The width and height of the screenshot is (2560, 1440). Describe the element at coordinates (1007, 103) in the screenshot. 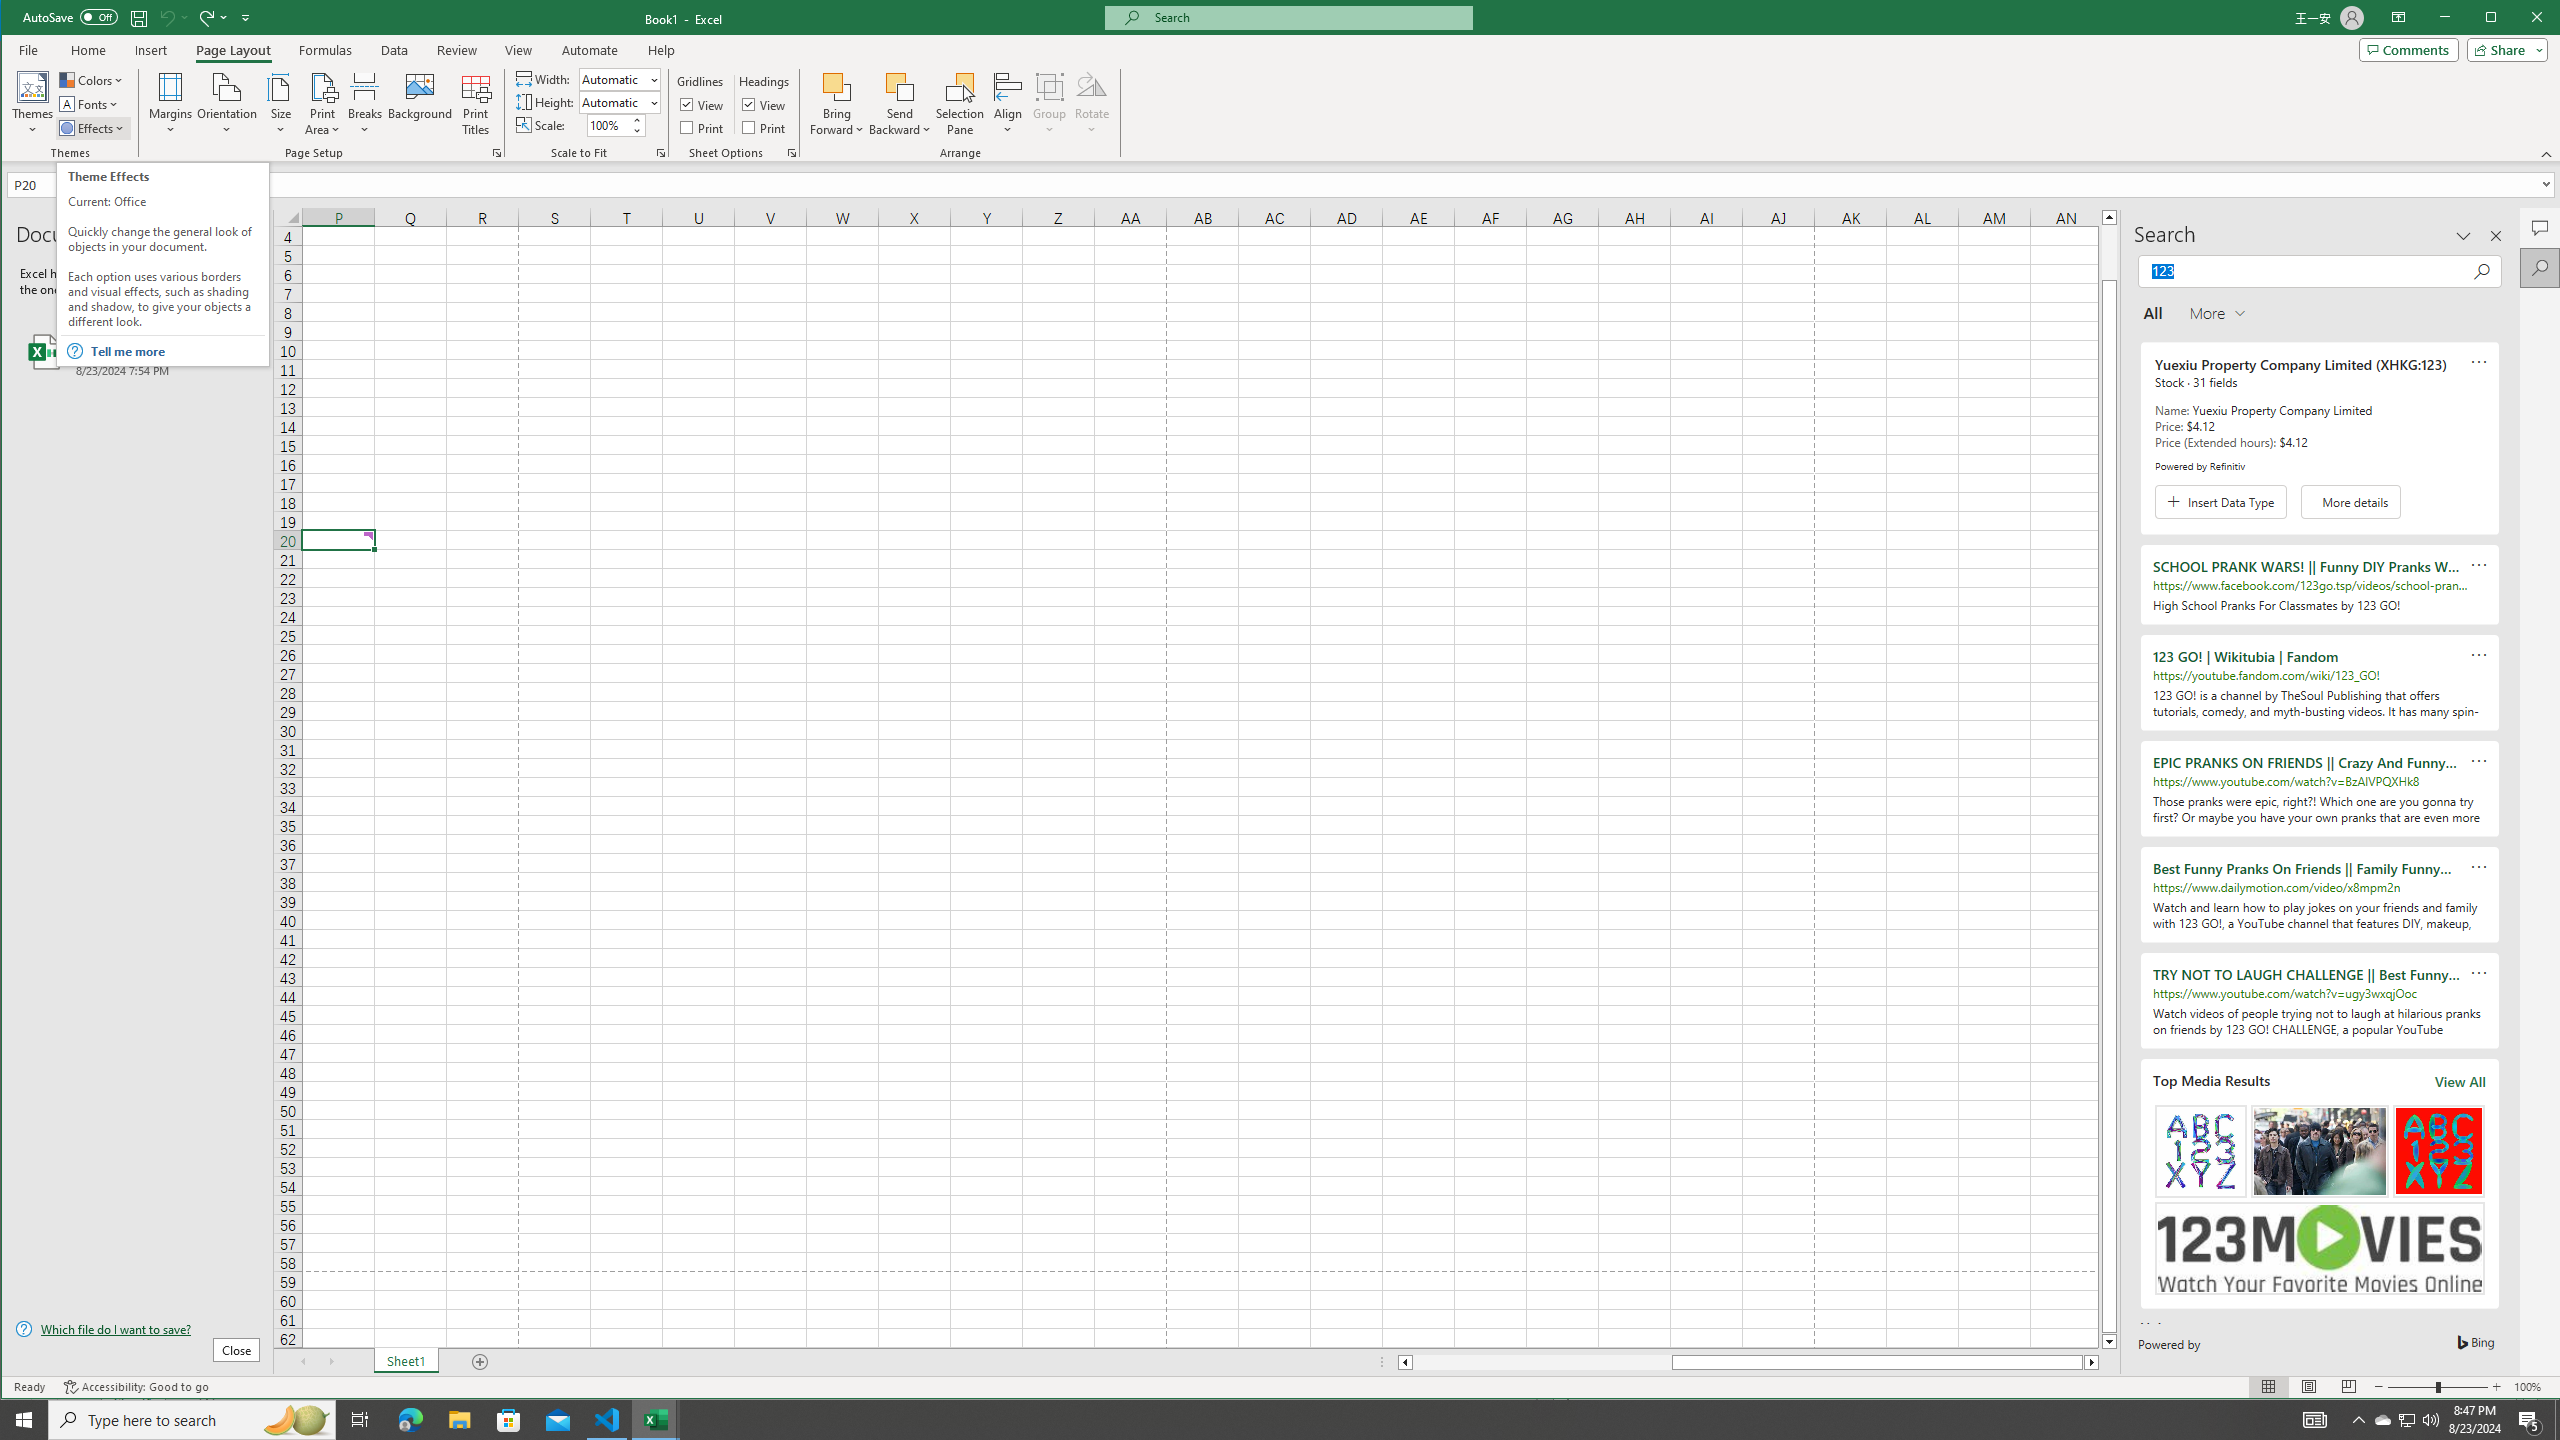

I see `'Align'` at that location.